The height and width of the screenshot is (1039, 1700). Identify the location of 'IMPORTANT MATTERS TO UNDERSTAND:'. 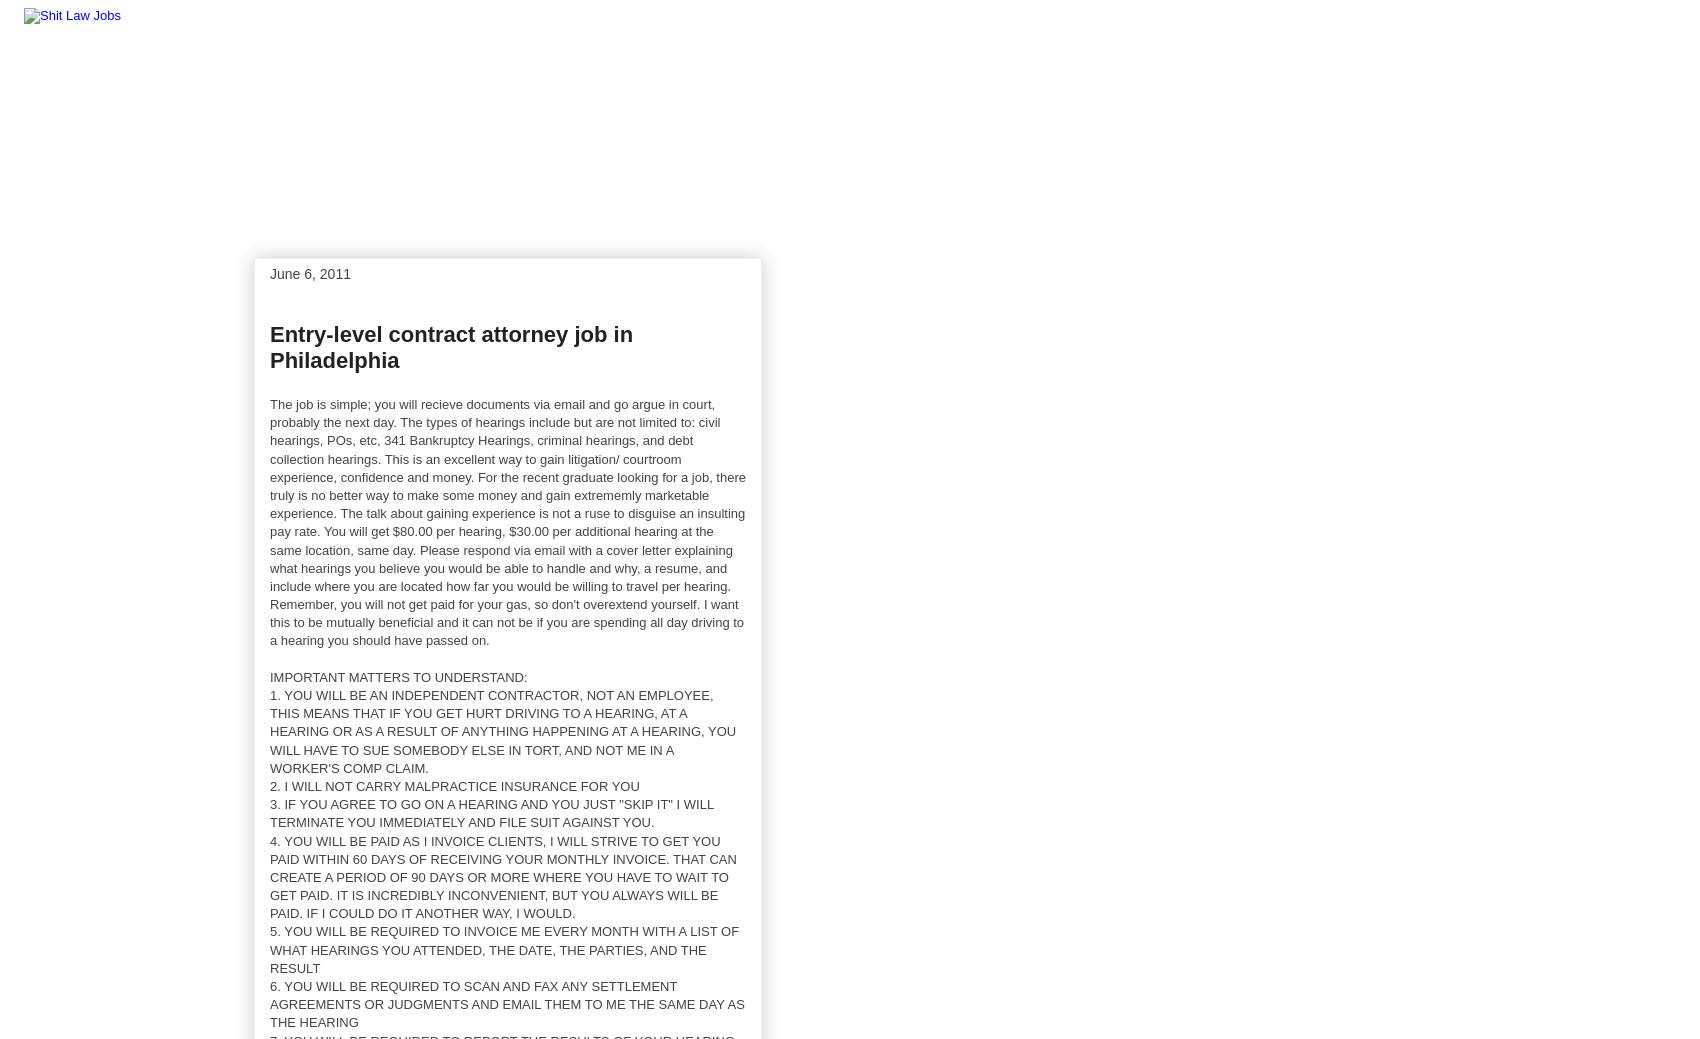
(397, 676).